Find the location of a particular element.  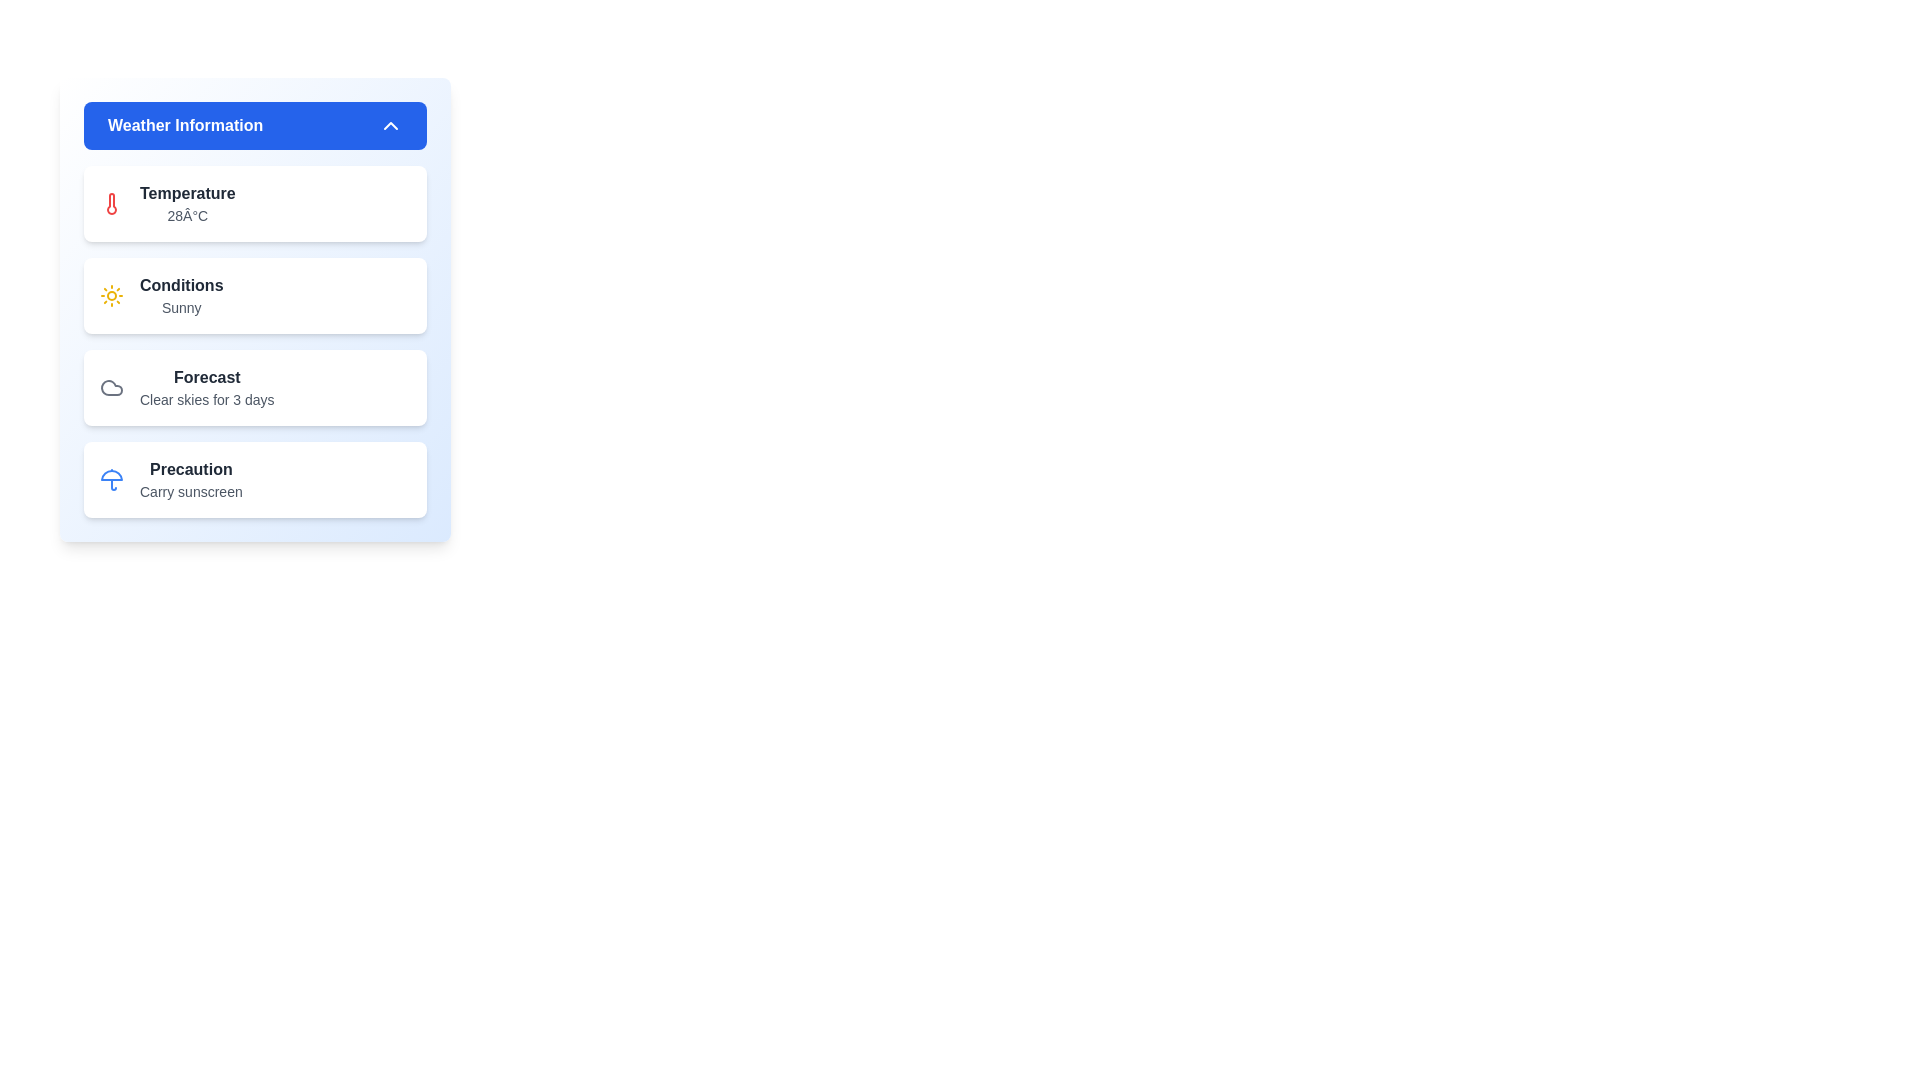

the sun icon representing sunny weather, located in the 'Conditions' section of the 'Weather Information' panel, positioned to the left of the label 'Conditions' is located at coordinates (110, 296).